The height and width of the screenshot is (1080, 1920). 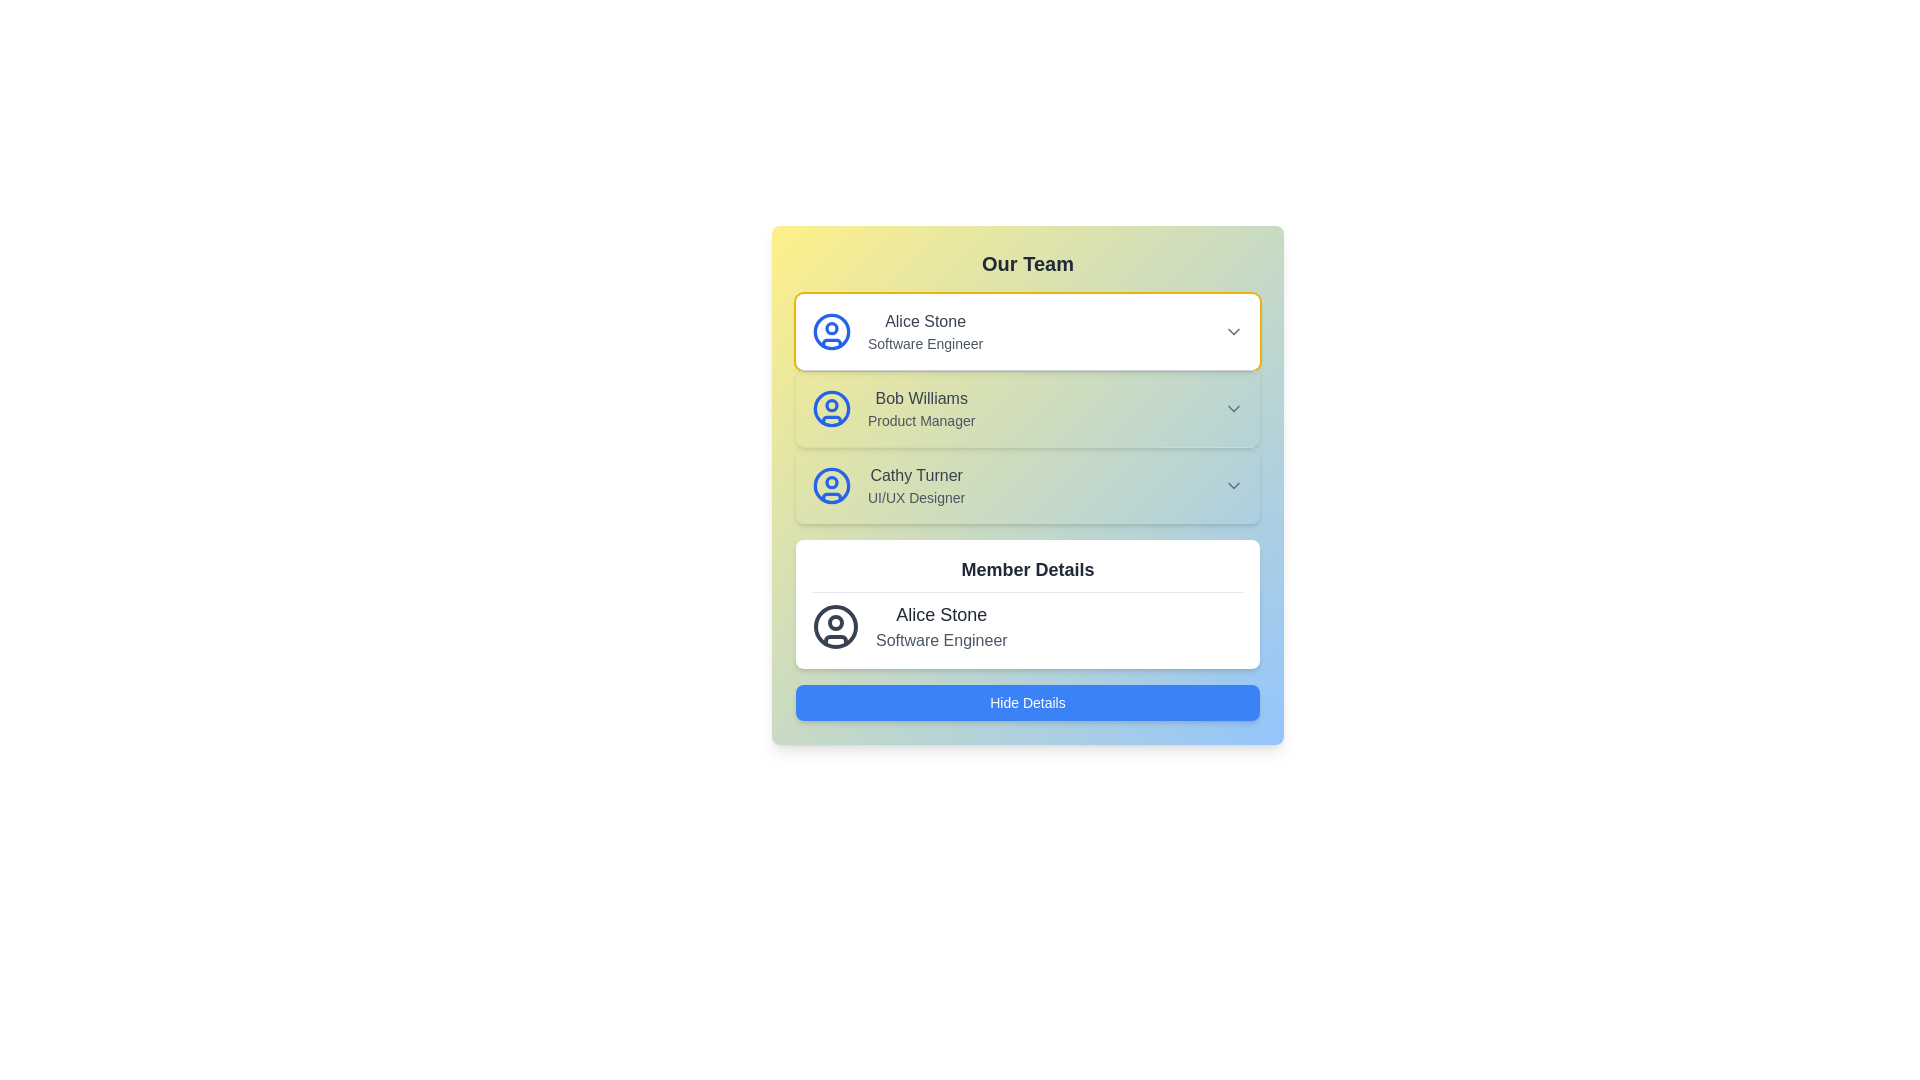 What do you see at coordinates (831, 486) in the screenshot?
I see `the circular user profile icon with a thick blue border, which is the first circular subcomponent in the topmost block of the list` at bounding box center [831, 486].